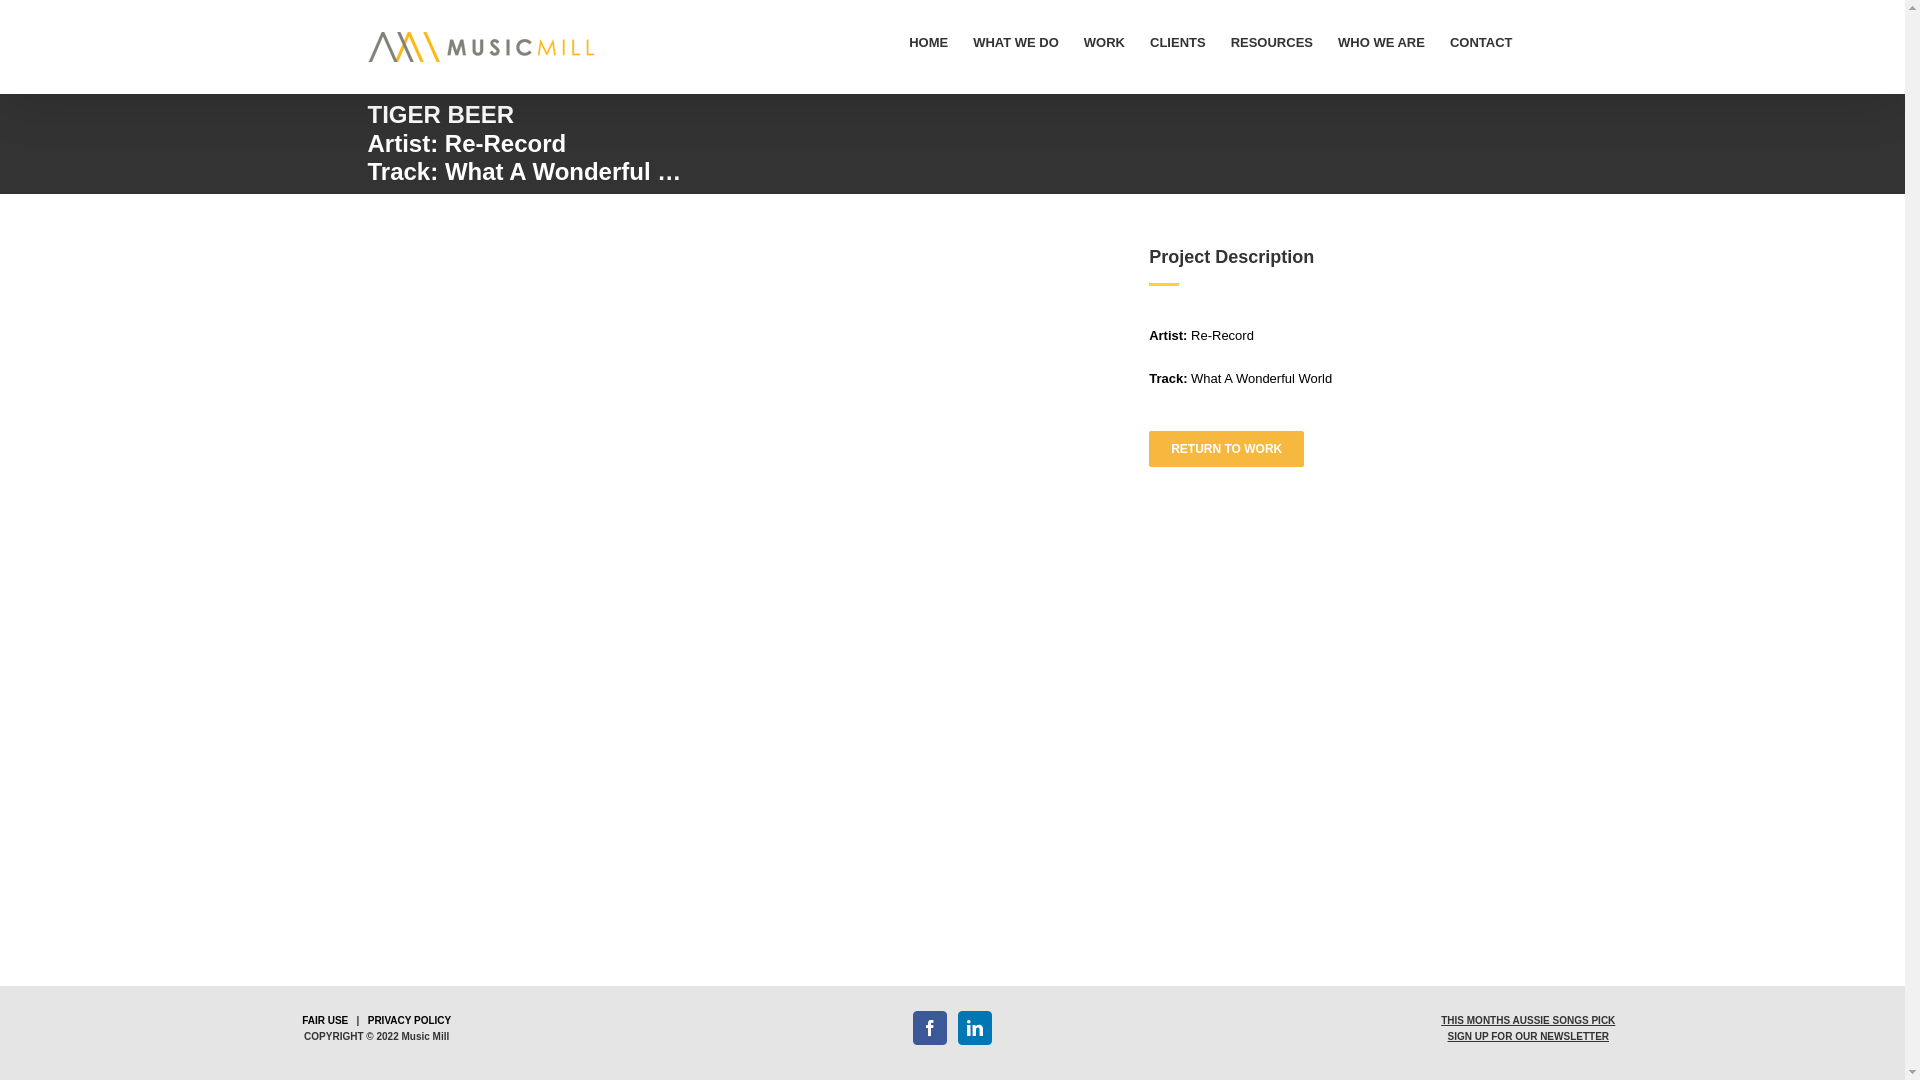  I want to click on 'CLIENTS', so click(1177, 42).